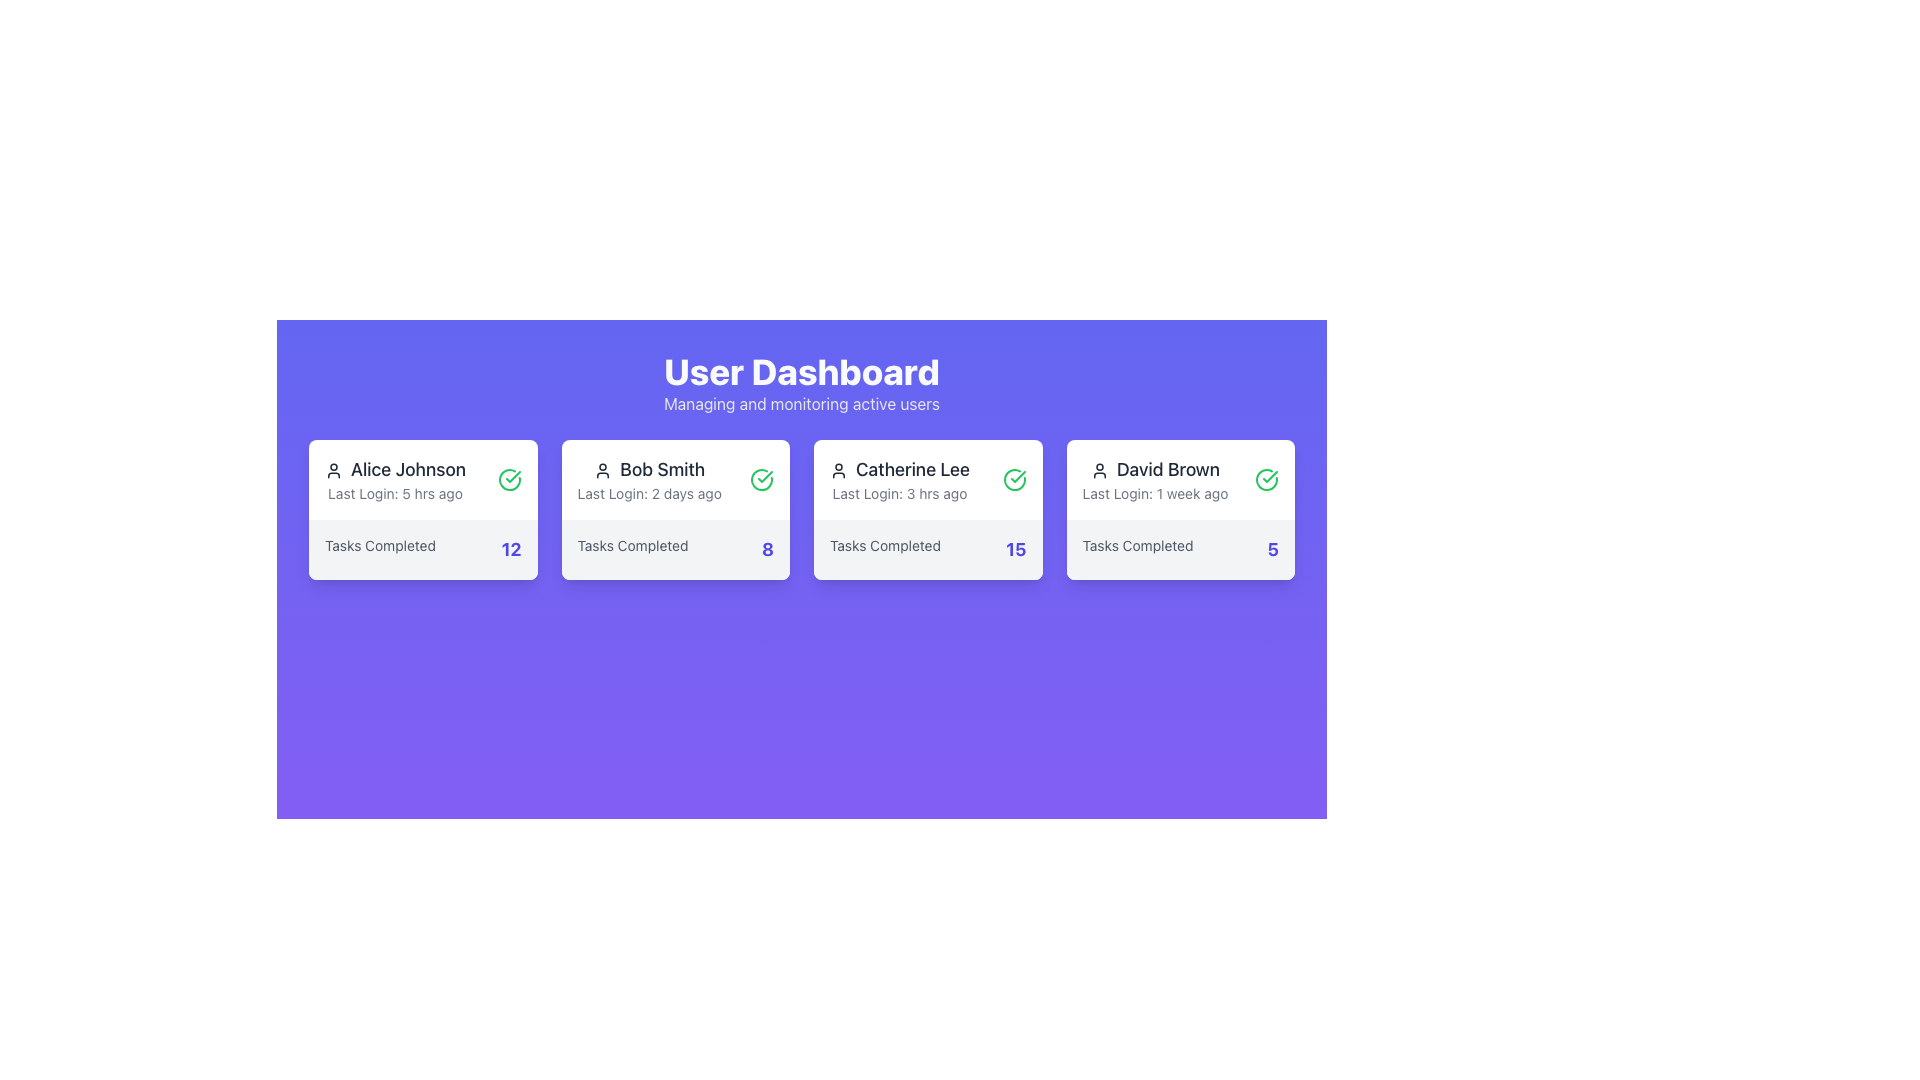  I want to click on the positive status icon located in the top-right segment of the card labeled 'Catherine Lee', which indicates completion and is positioned to the right of 'Last Login: 3 hrs ago', so click(1014, 479).